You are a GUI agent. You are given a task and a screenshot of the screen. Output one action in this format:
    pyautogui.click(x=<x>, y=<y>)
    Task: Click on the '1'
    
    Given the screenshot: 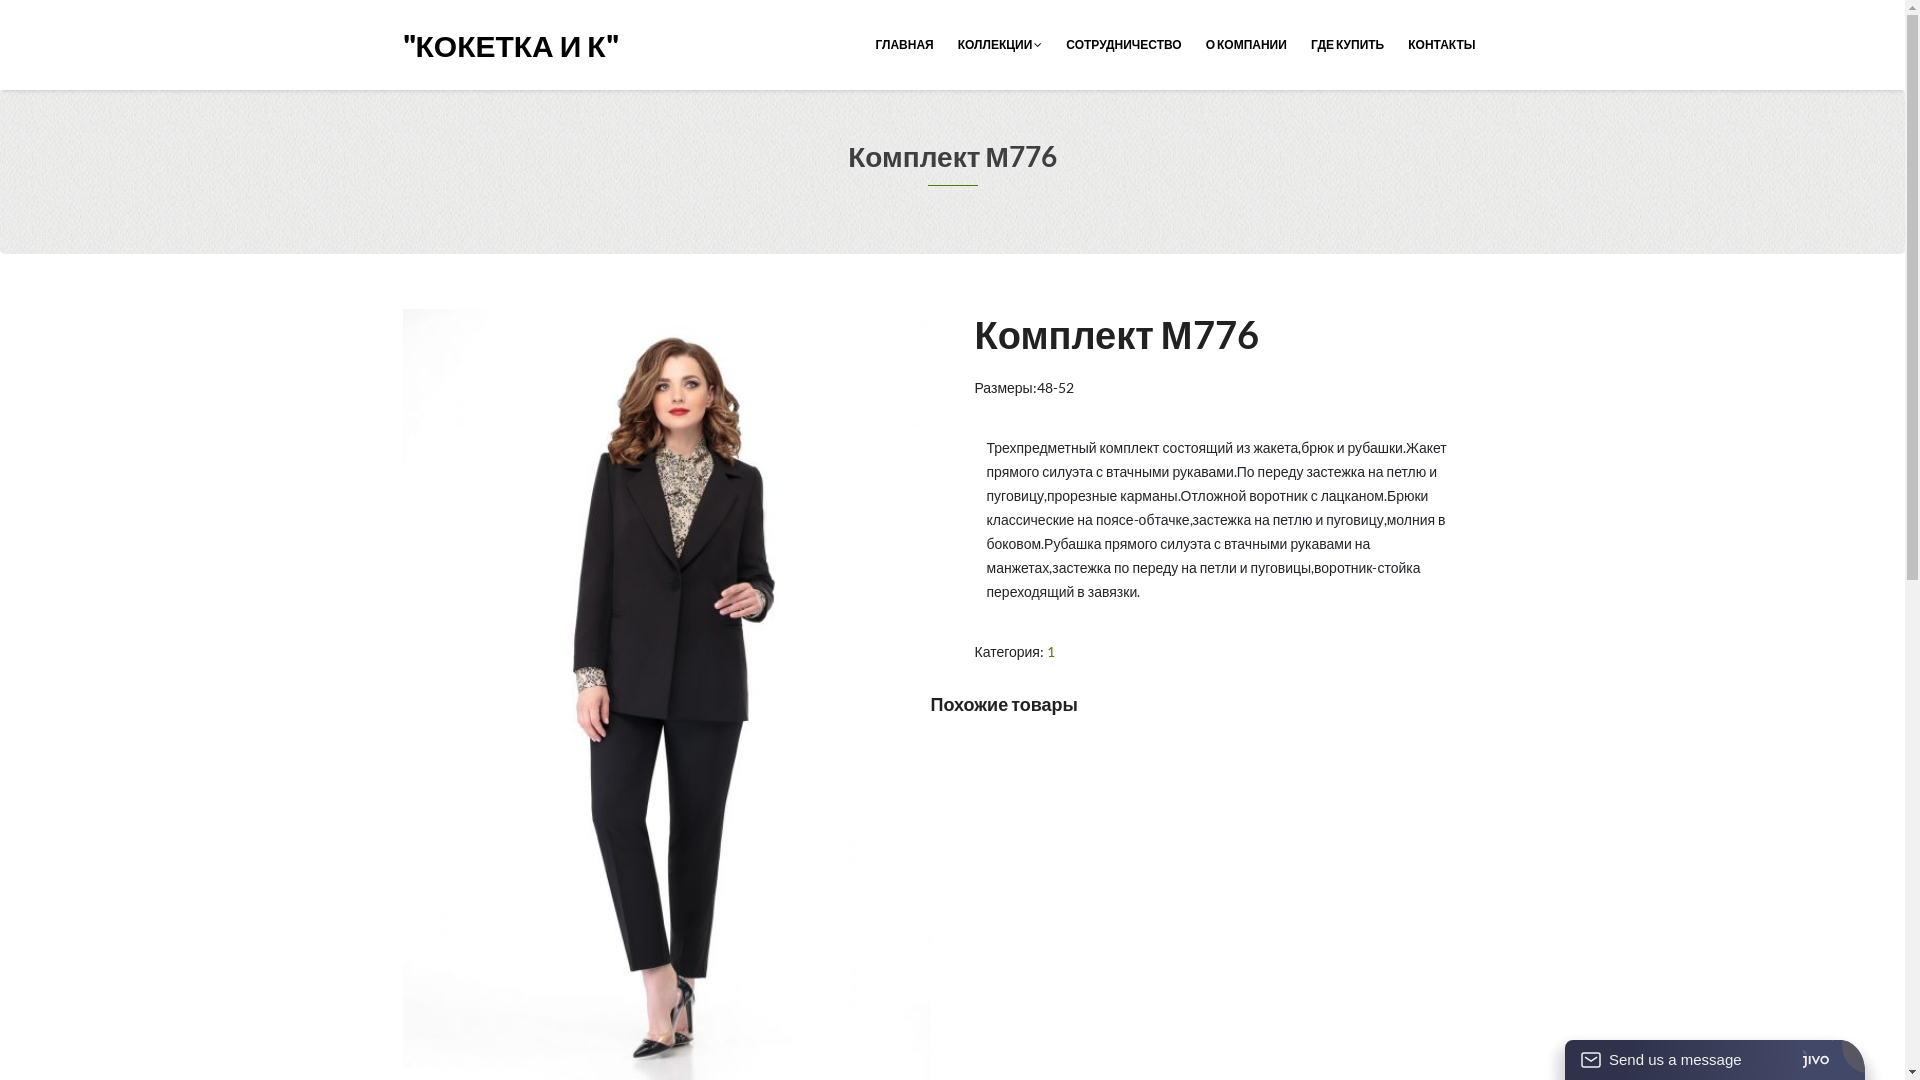 What is the action you would take?
    pyautogui.click(x=1050, y=651)
    